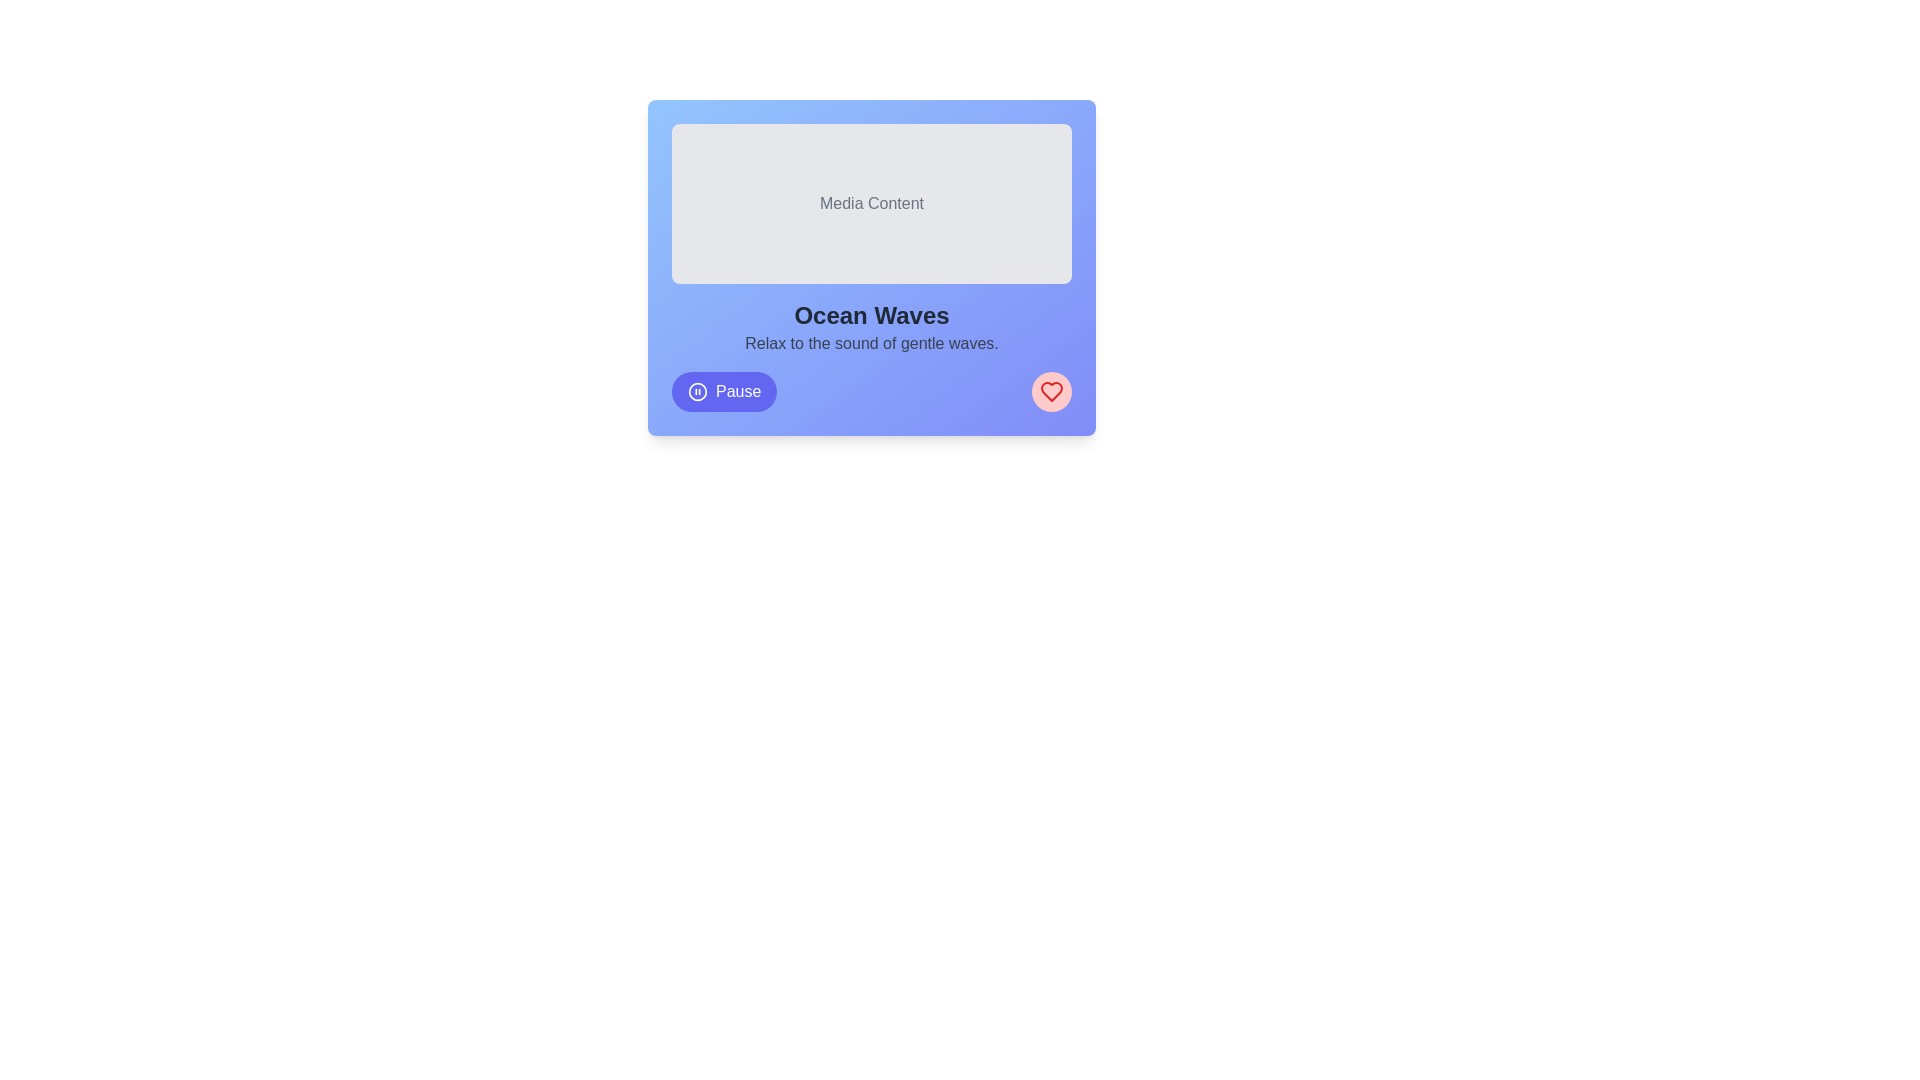  What do you see at coordinates (1050, 392) in the screenshot?
I see `the circular button with a soft red background and a heart icon` at bounding box center [1050, 392].